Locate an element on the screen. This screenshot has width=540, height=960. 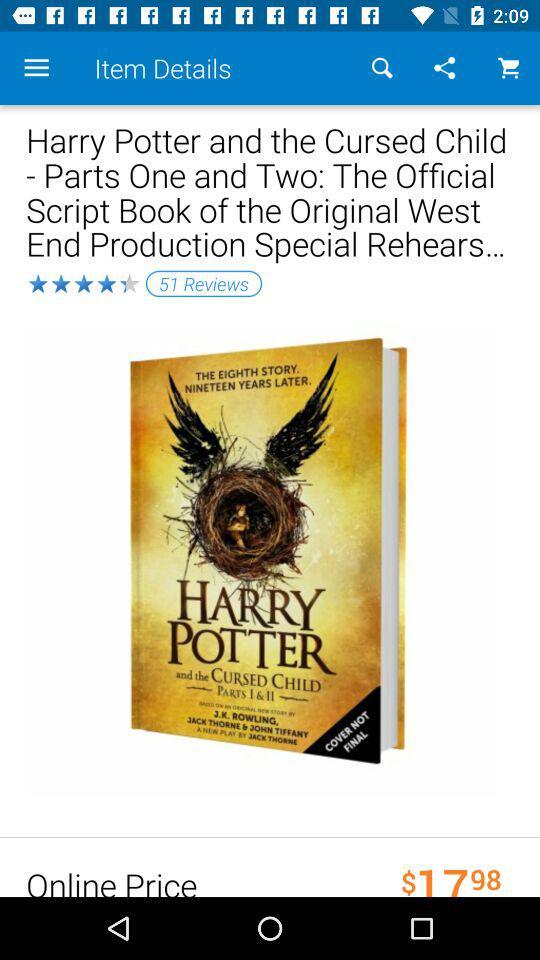
51 reviews icon is located at coordinates (203, 282).